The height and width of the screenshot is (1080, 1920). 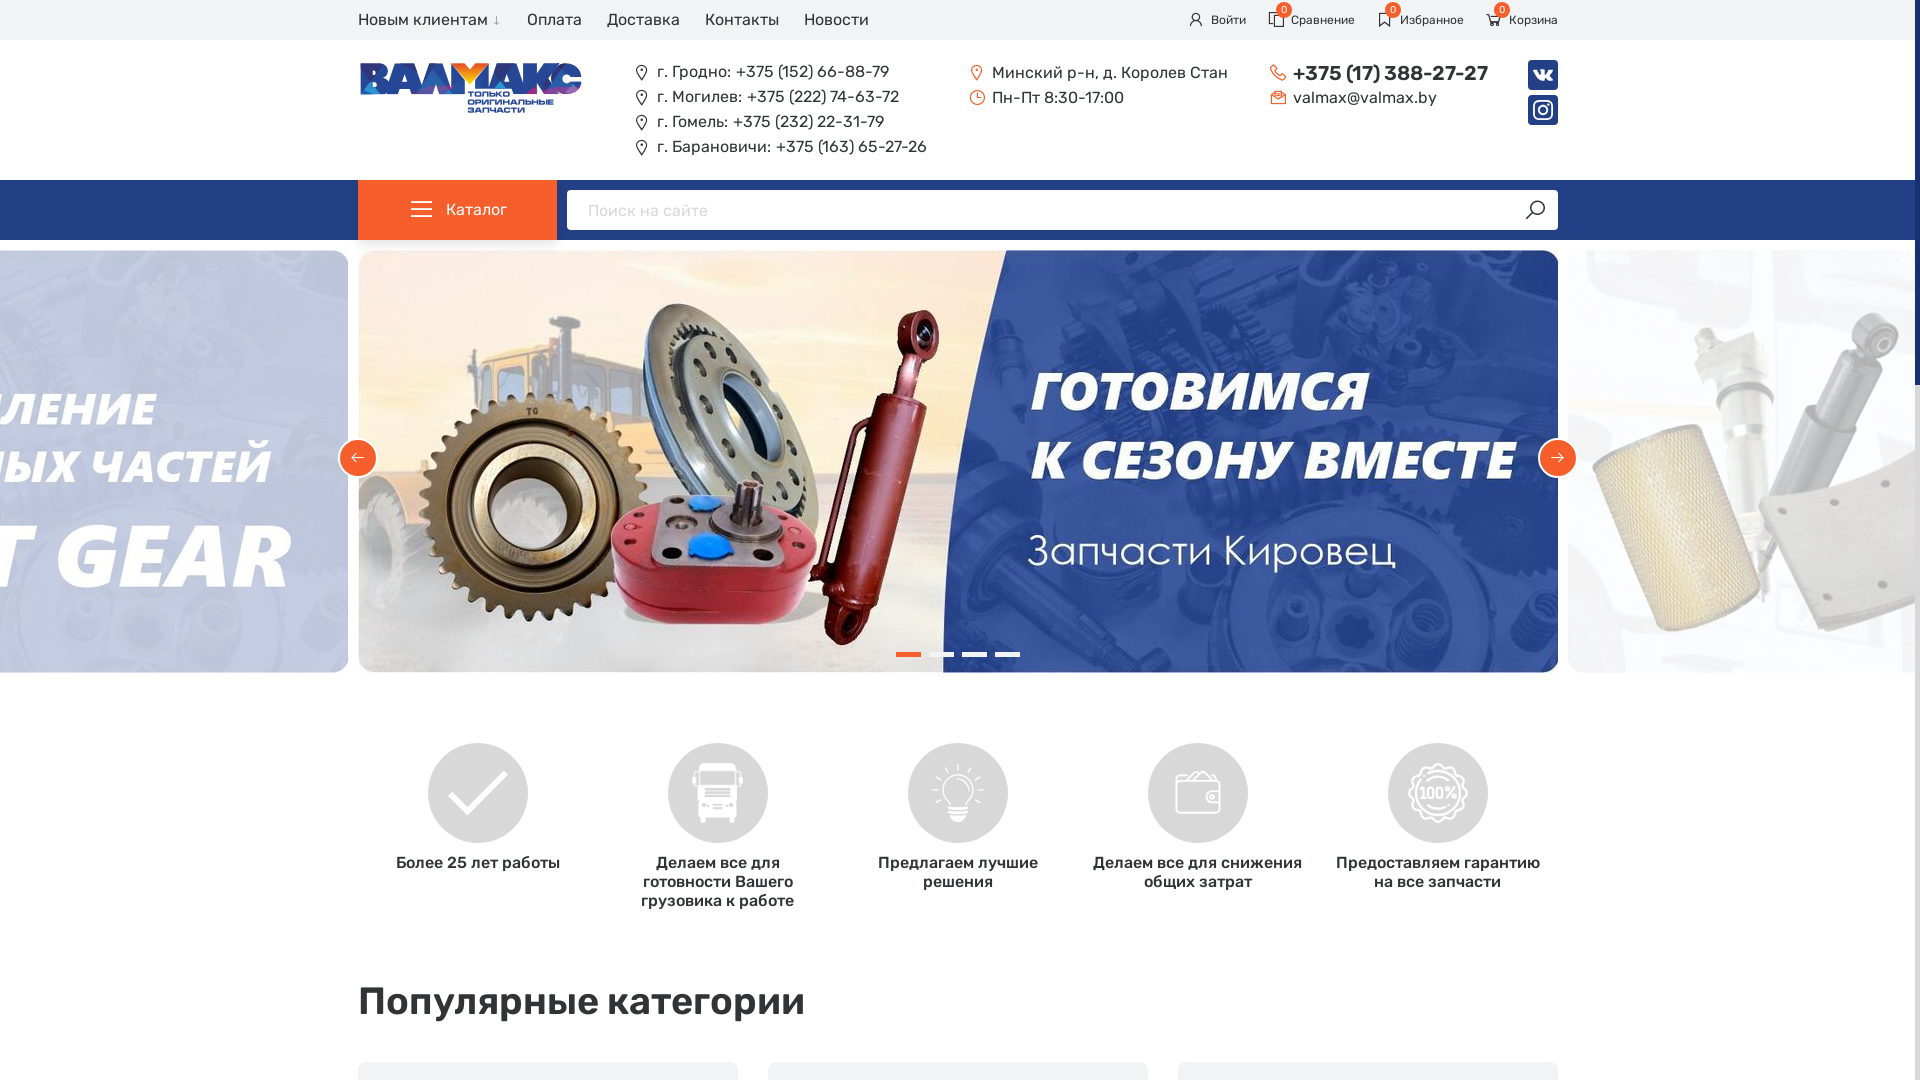 What do you see at coordinates (1376, 97) in the screenshot?
I see `'valmax@valmax.by'` at bounding box center [1376, 97].